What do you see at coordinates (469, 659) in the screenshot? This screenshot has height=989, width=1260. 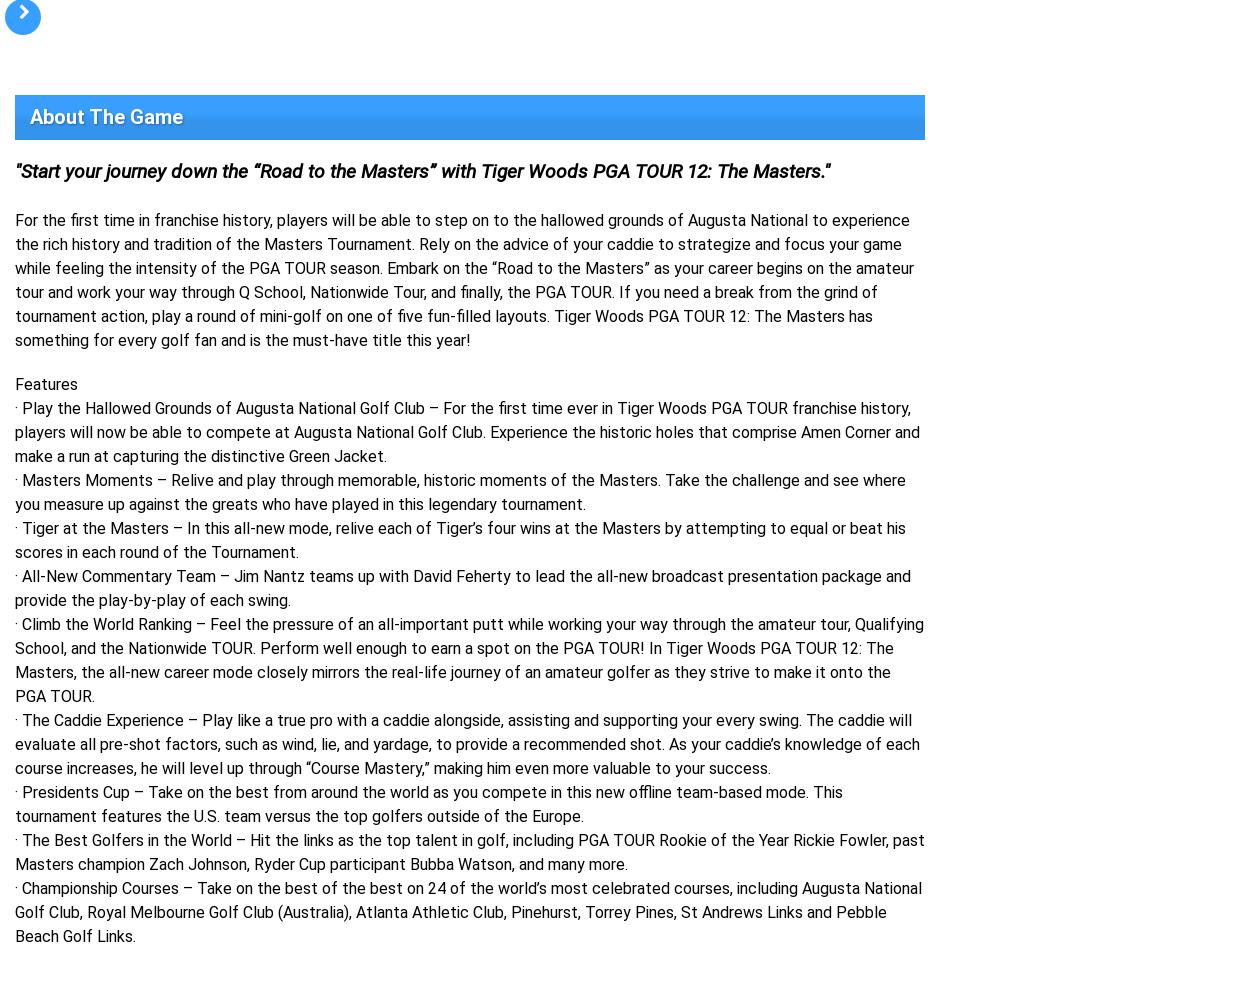 I see `'· Climb the World Ranking – Feel the pressure of an all-important putt while working your way through the amateur tour, Qualifying School, and the Nationwide TOUR. Perform well enough to earn a spot on the PGA TOUR! In Tiger Woods PGA TOUR 12: The Masters, the all-new career mode closely mirrors the real-life journey of an amateur golfer as they strive to make it onto the PGA TOUR.'` at bounding box center [469, 659].